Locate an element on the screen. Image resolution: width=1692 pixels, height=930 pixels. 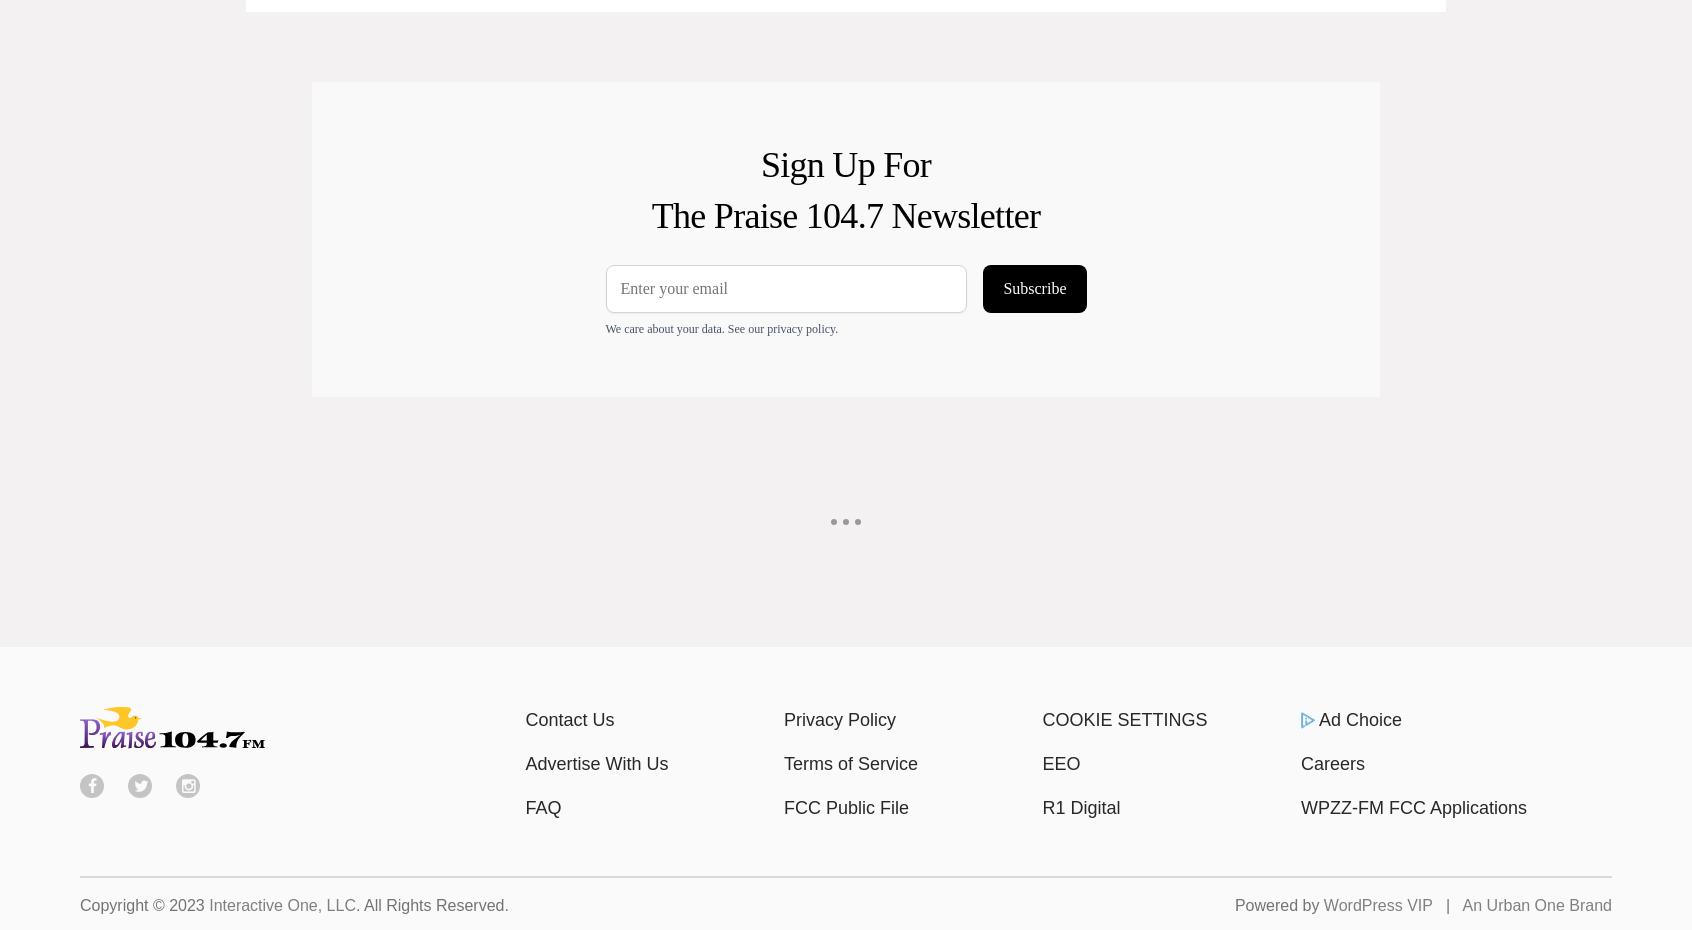
'We care about your data. See our' is located at coordinates (685, 327).